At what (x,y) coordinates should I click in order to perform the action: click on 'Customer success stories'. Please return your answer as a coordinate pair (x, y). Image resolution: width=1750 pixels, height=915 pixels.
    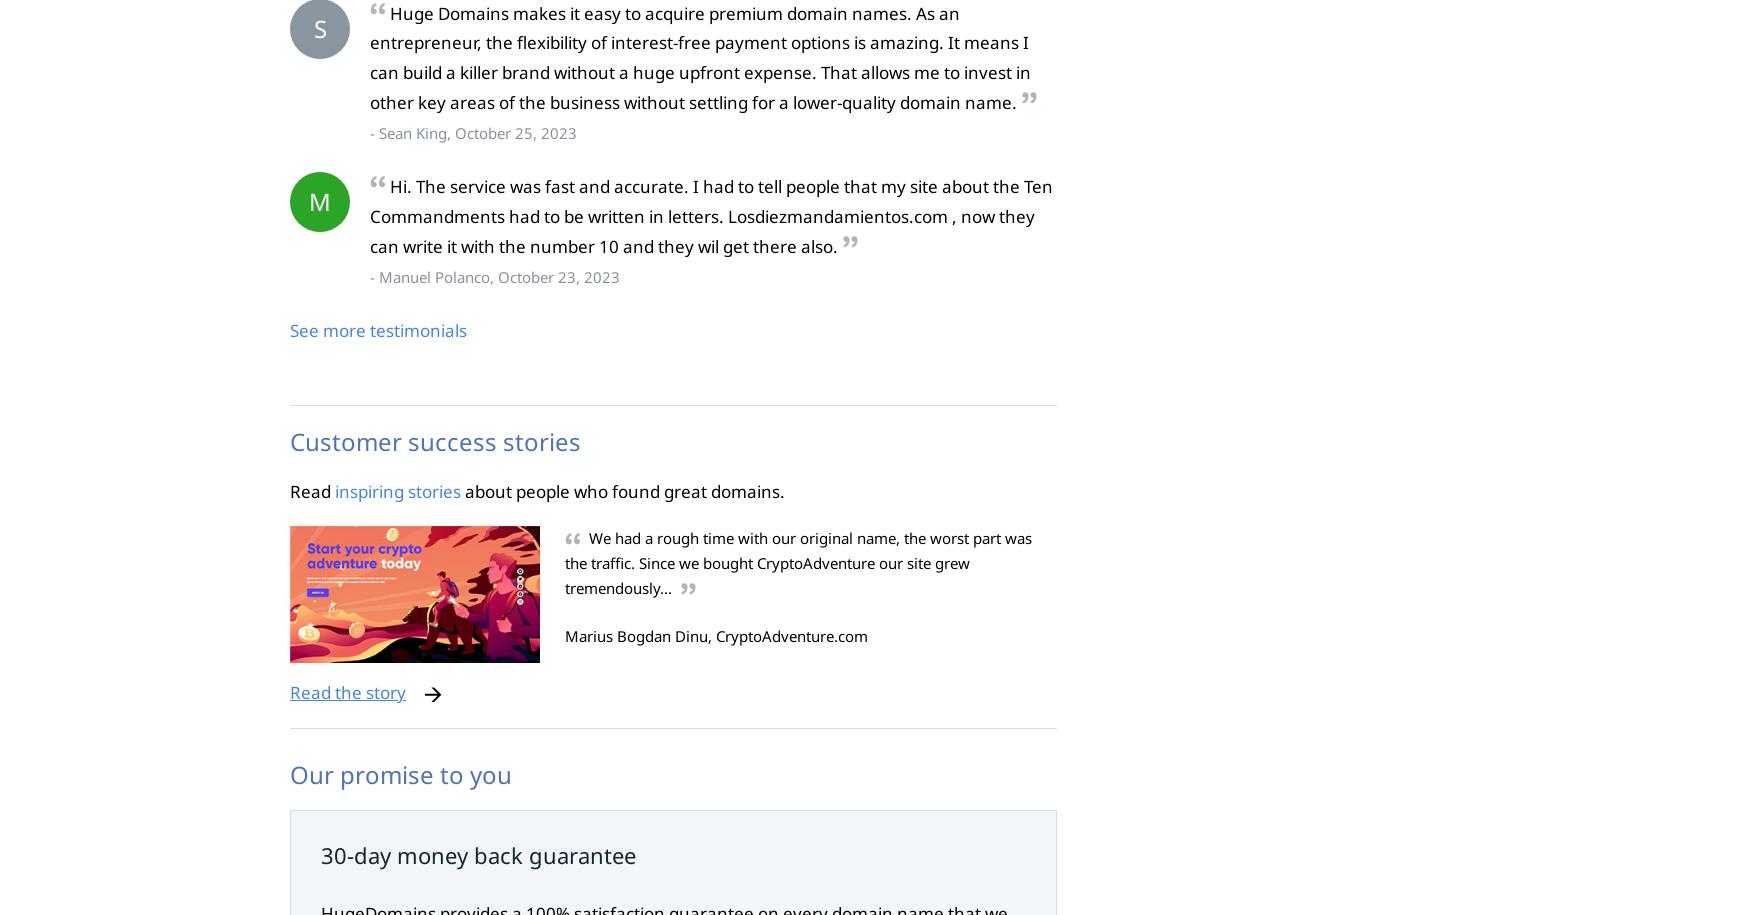
    Looking at the image, I should click on (434, 440).